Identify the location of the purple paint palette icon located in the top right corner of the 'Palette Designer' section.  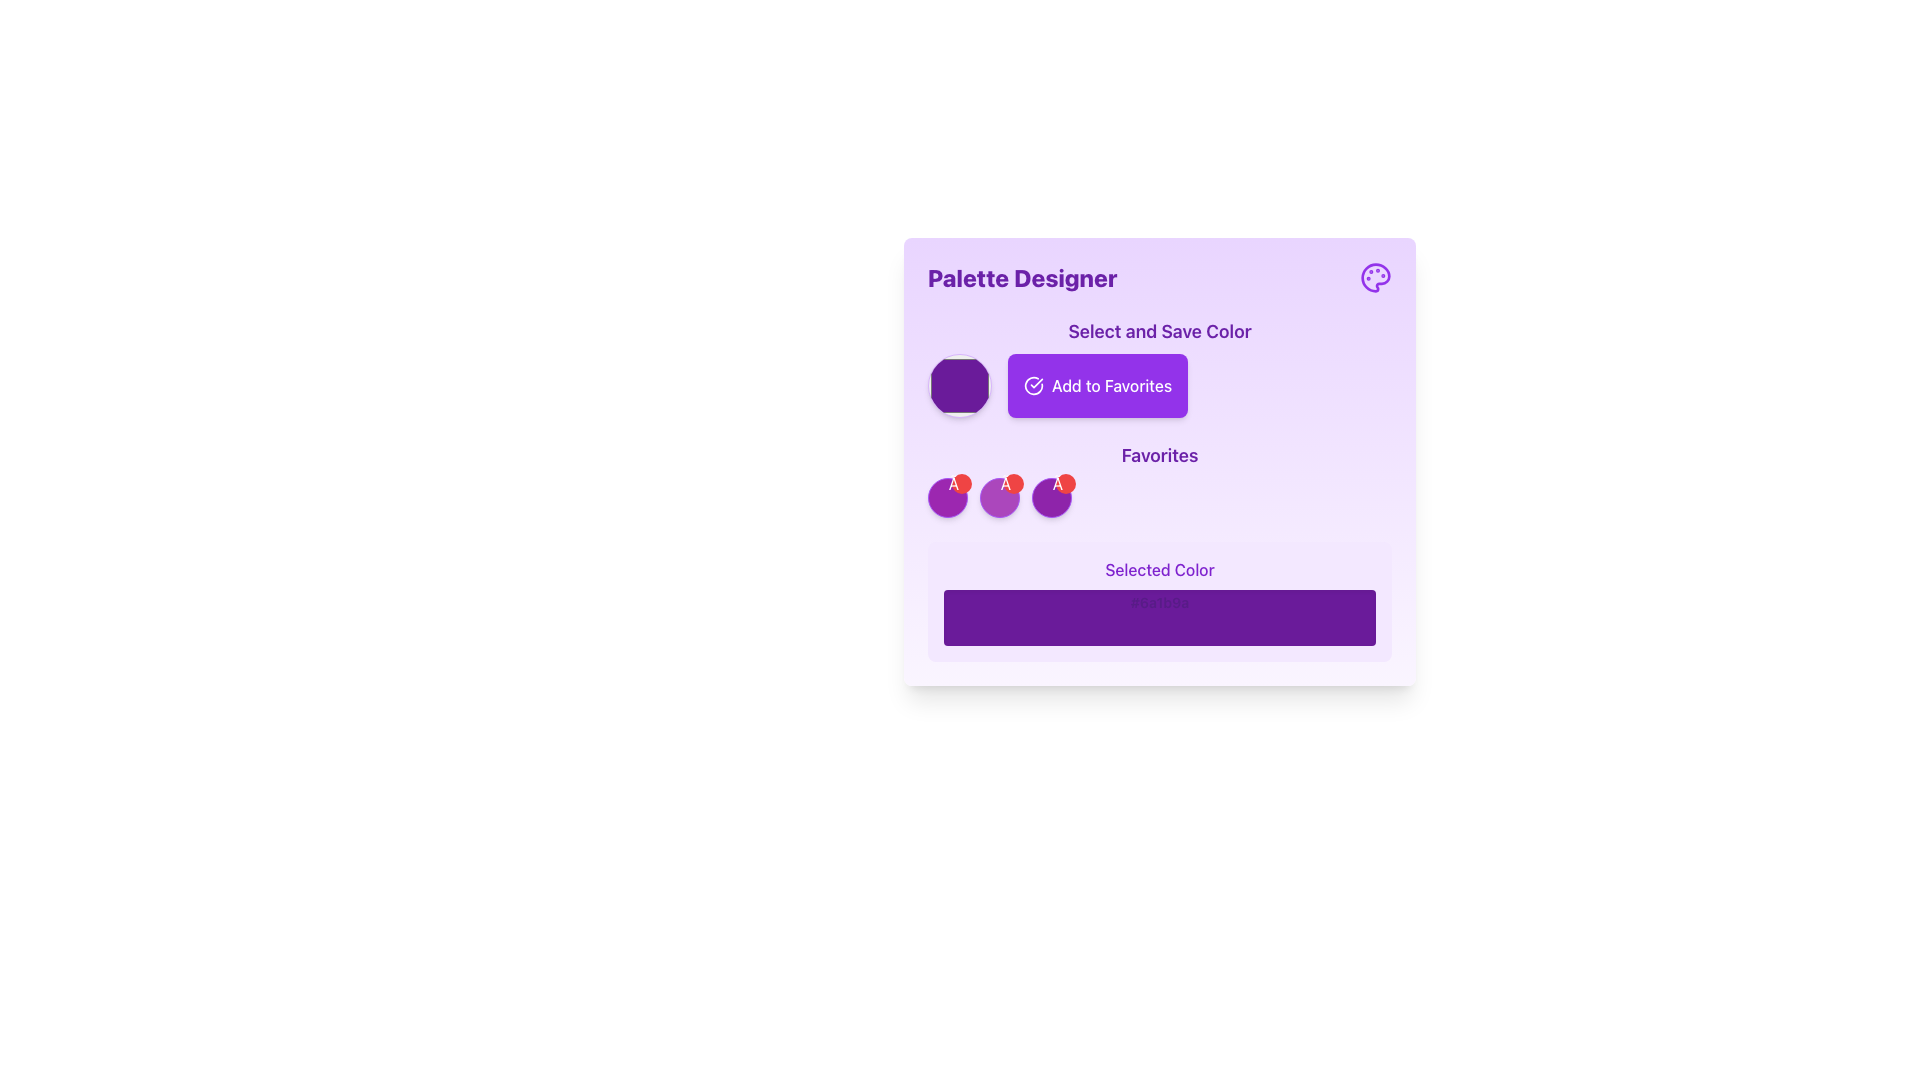
(1375, 277).